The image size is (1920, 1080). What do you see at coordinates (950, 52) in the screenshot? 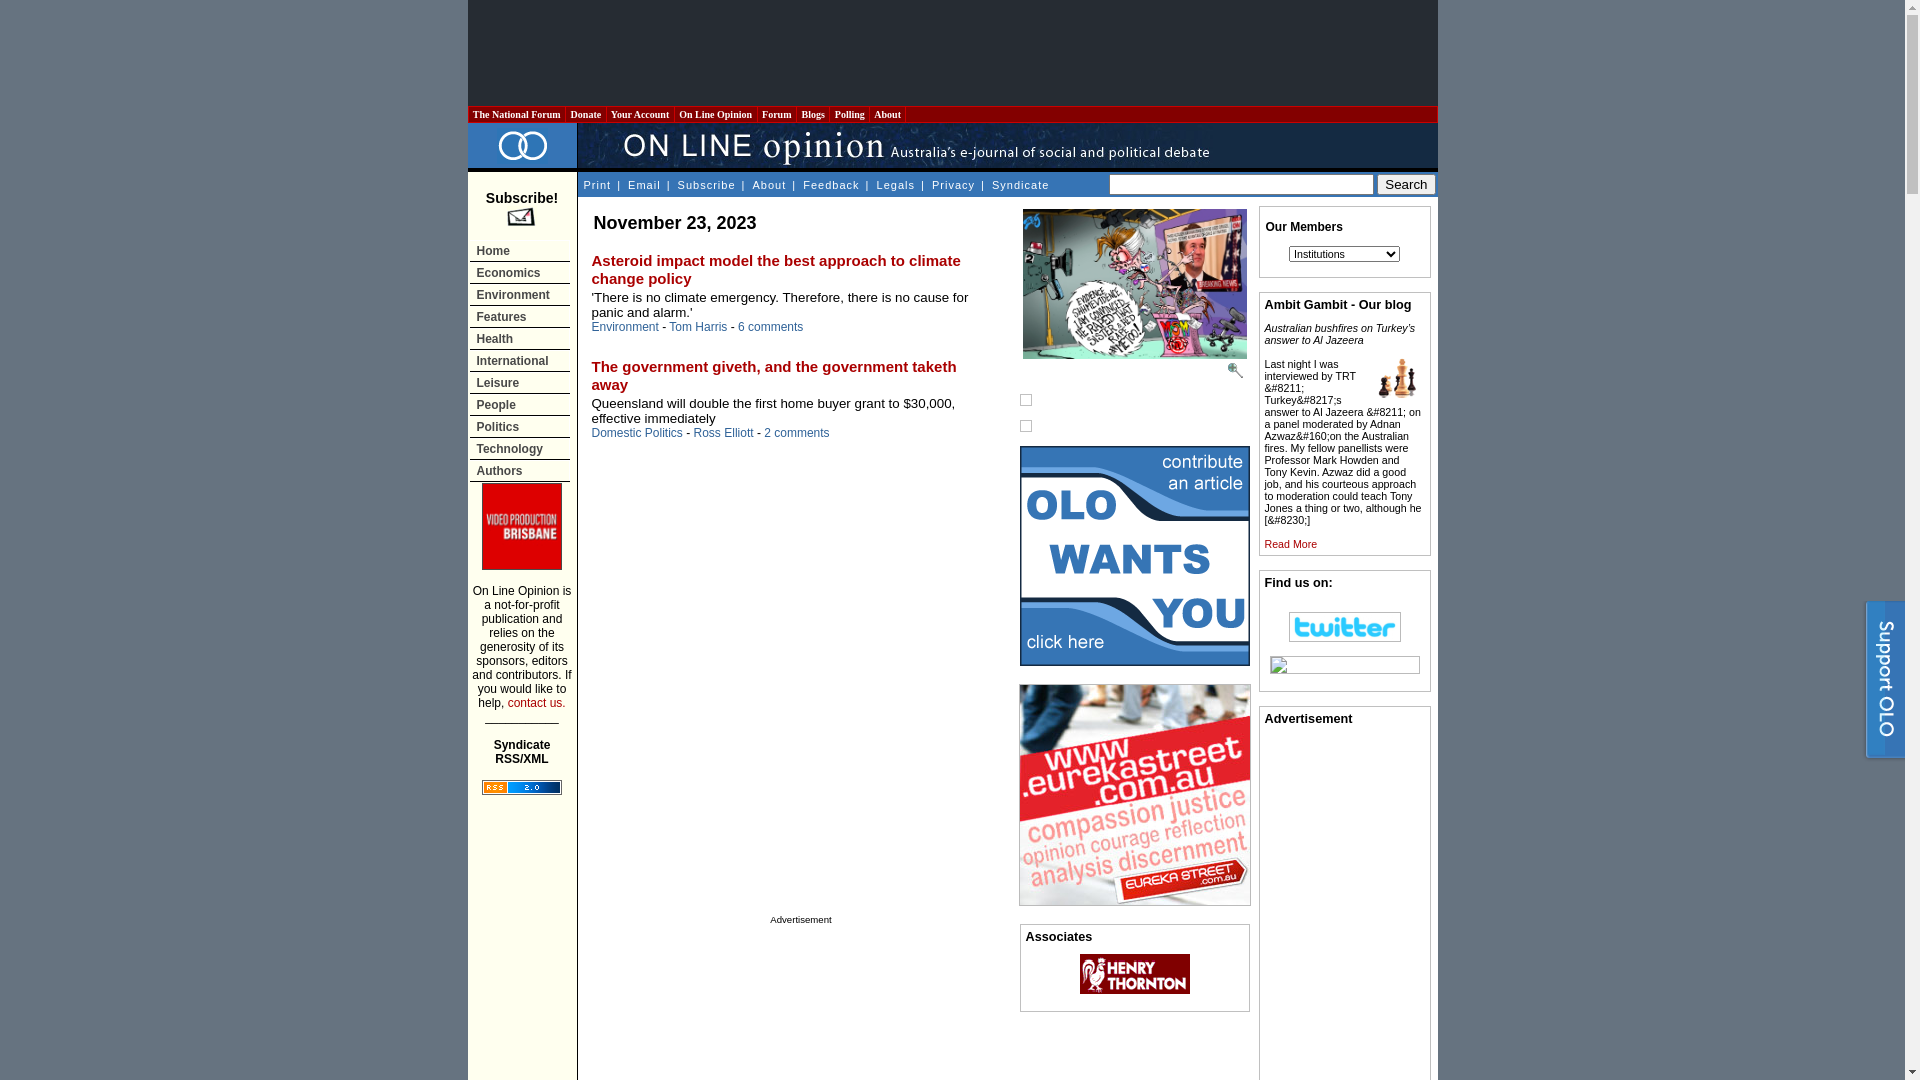
I see `'Advertisement'` at bounding box center [950, 52].